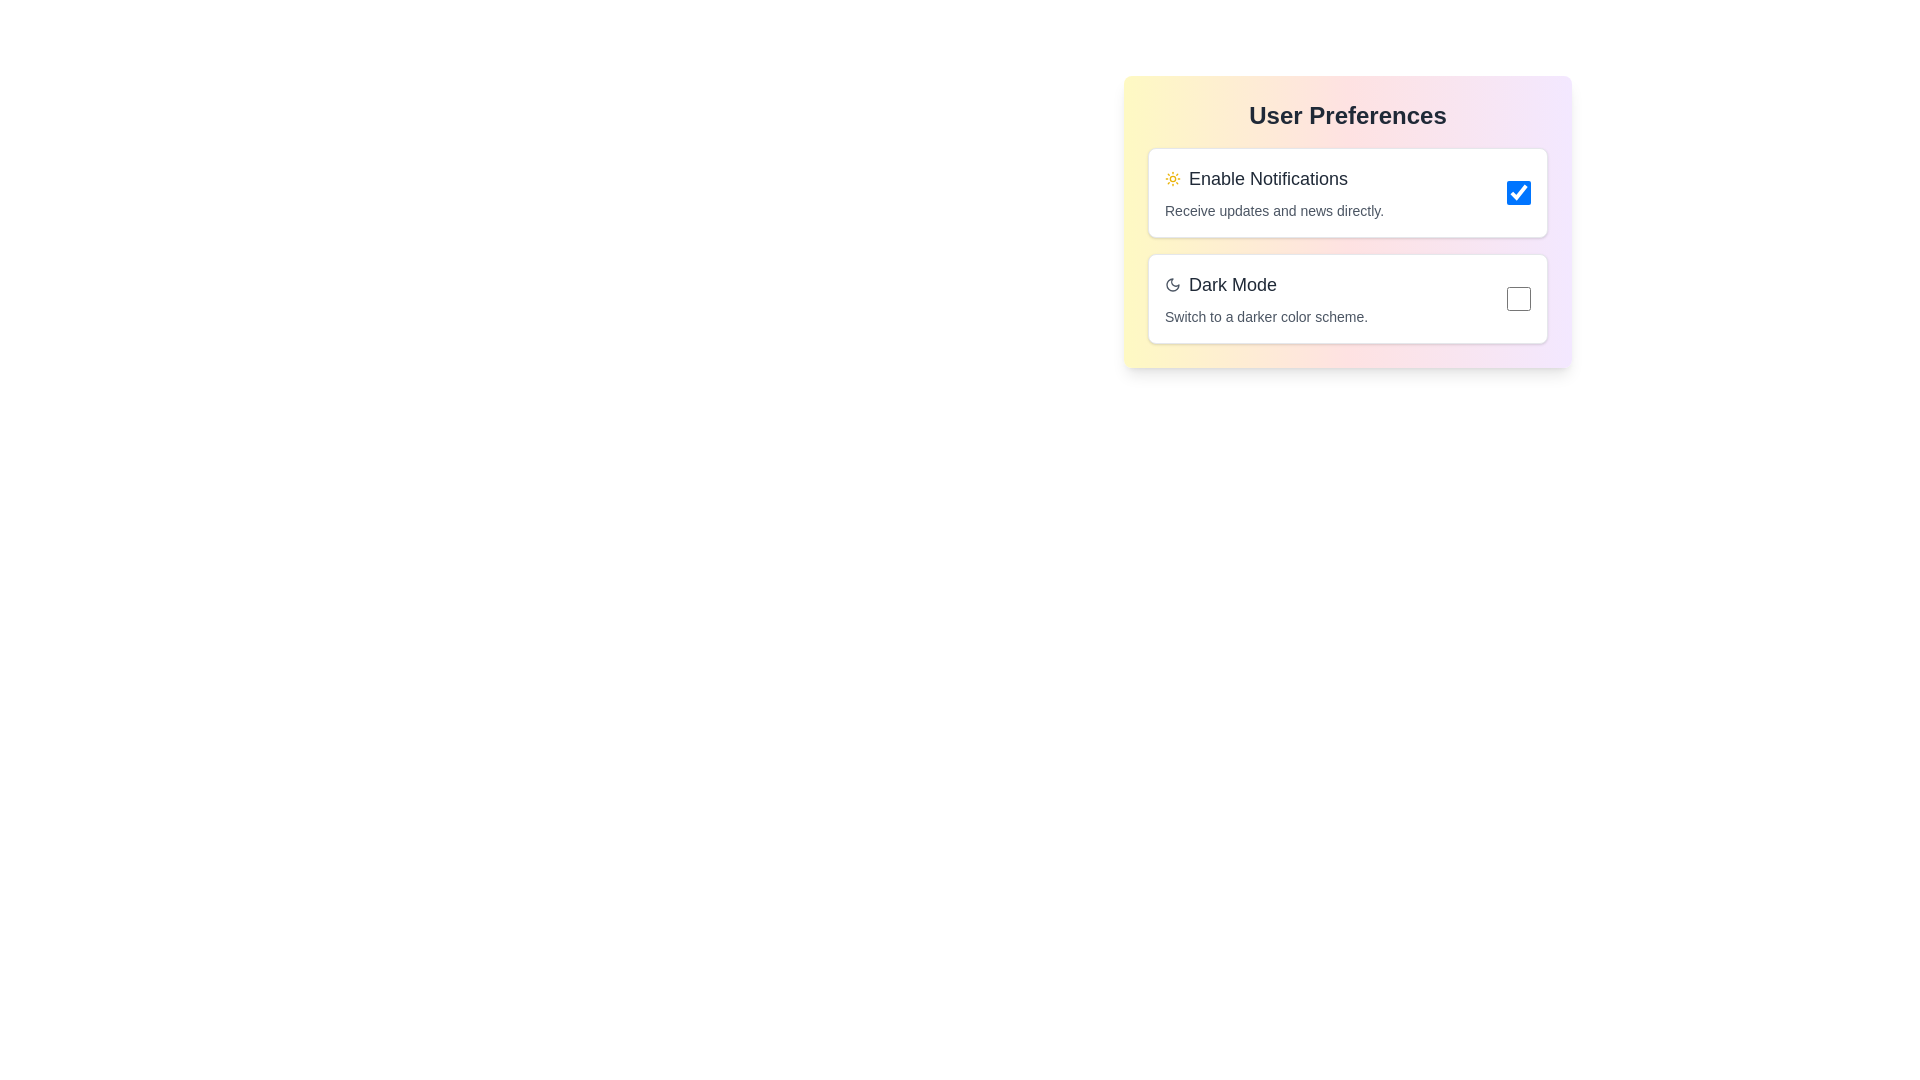 The height and width of the screenshot is (1080, 1920). I want to click on the text block containing the title 'Dark Mode' and the description 'Switch to a darker color scheme.' which is the second section in the 'User Preferences' dialog box, so click(1265, 299).